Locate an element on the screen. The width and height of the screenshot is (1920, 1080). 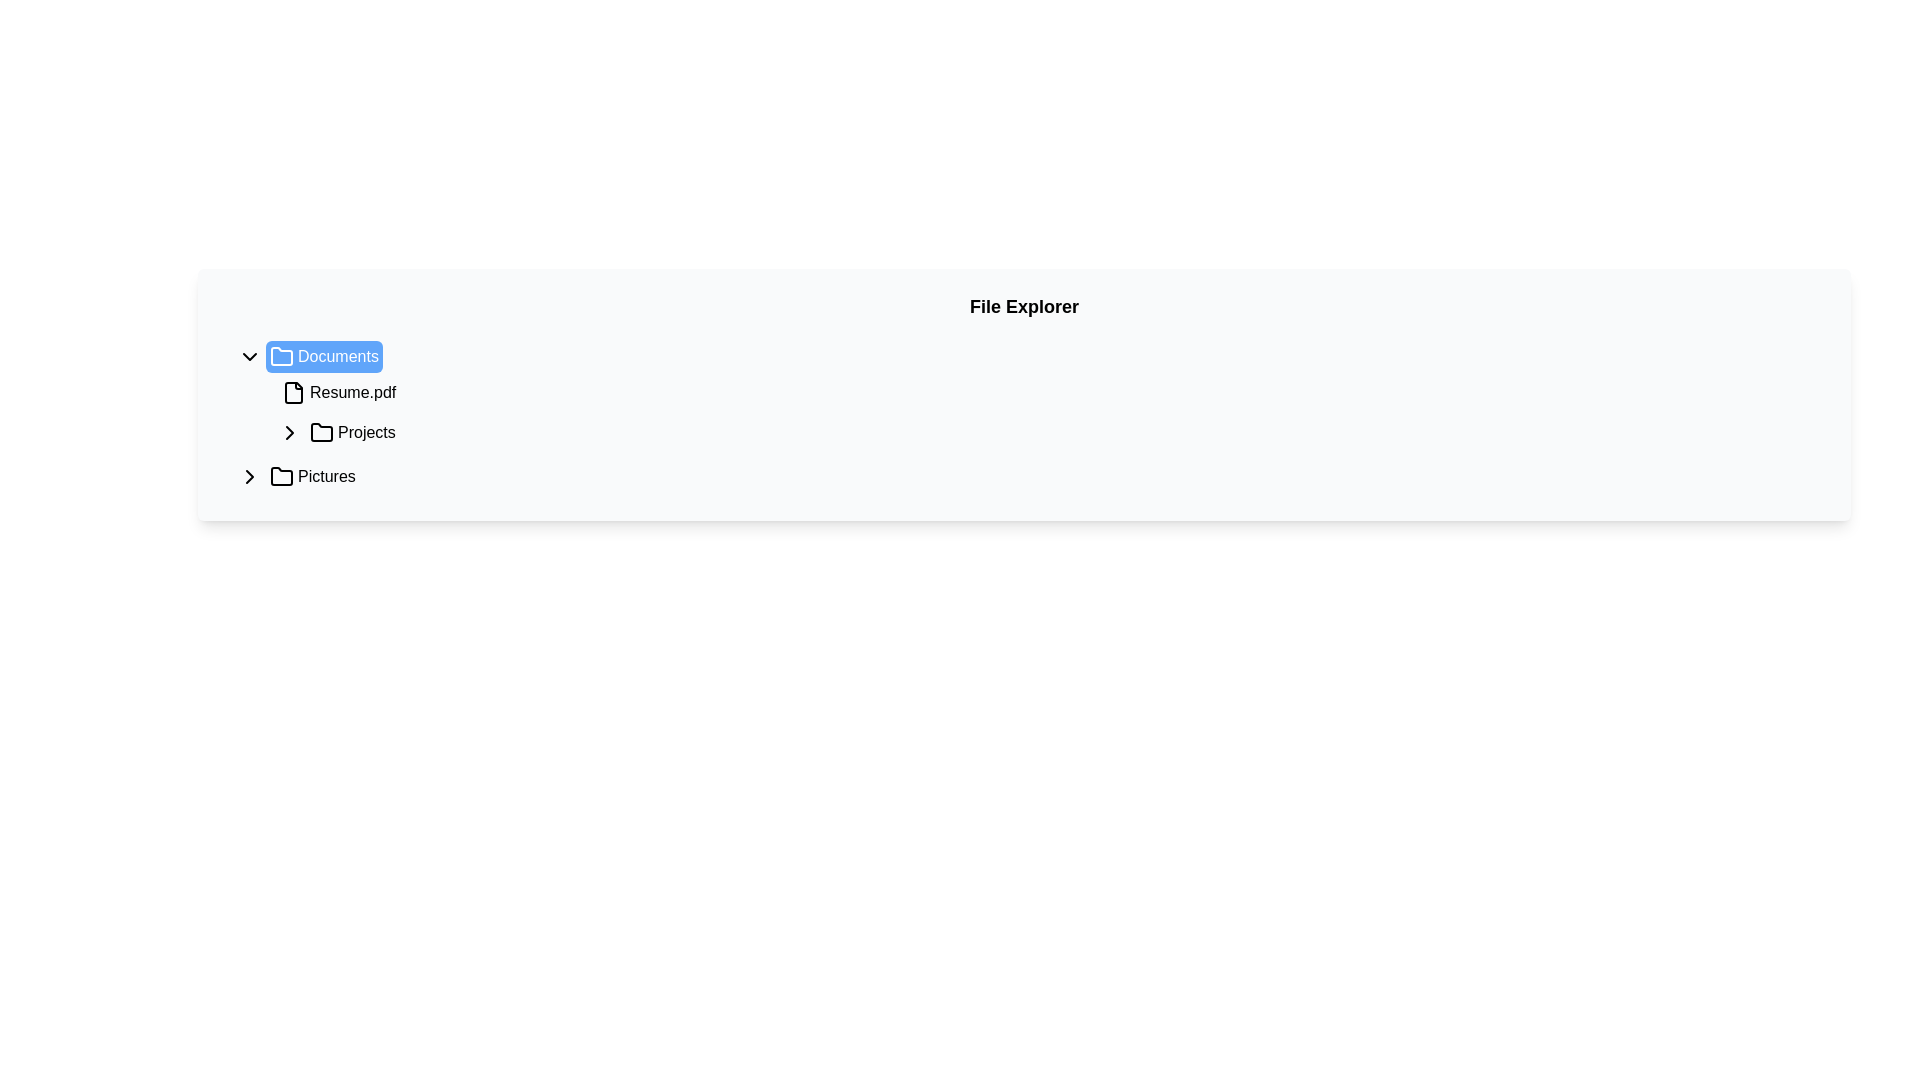
the right-facing chevron icon located to the left of the 'Projects' folder title is located at coordinates (248, 477).